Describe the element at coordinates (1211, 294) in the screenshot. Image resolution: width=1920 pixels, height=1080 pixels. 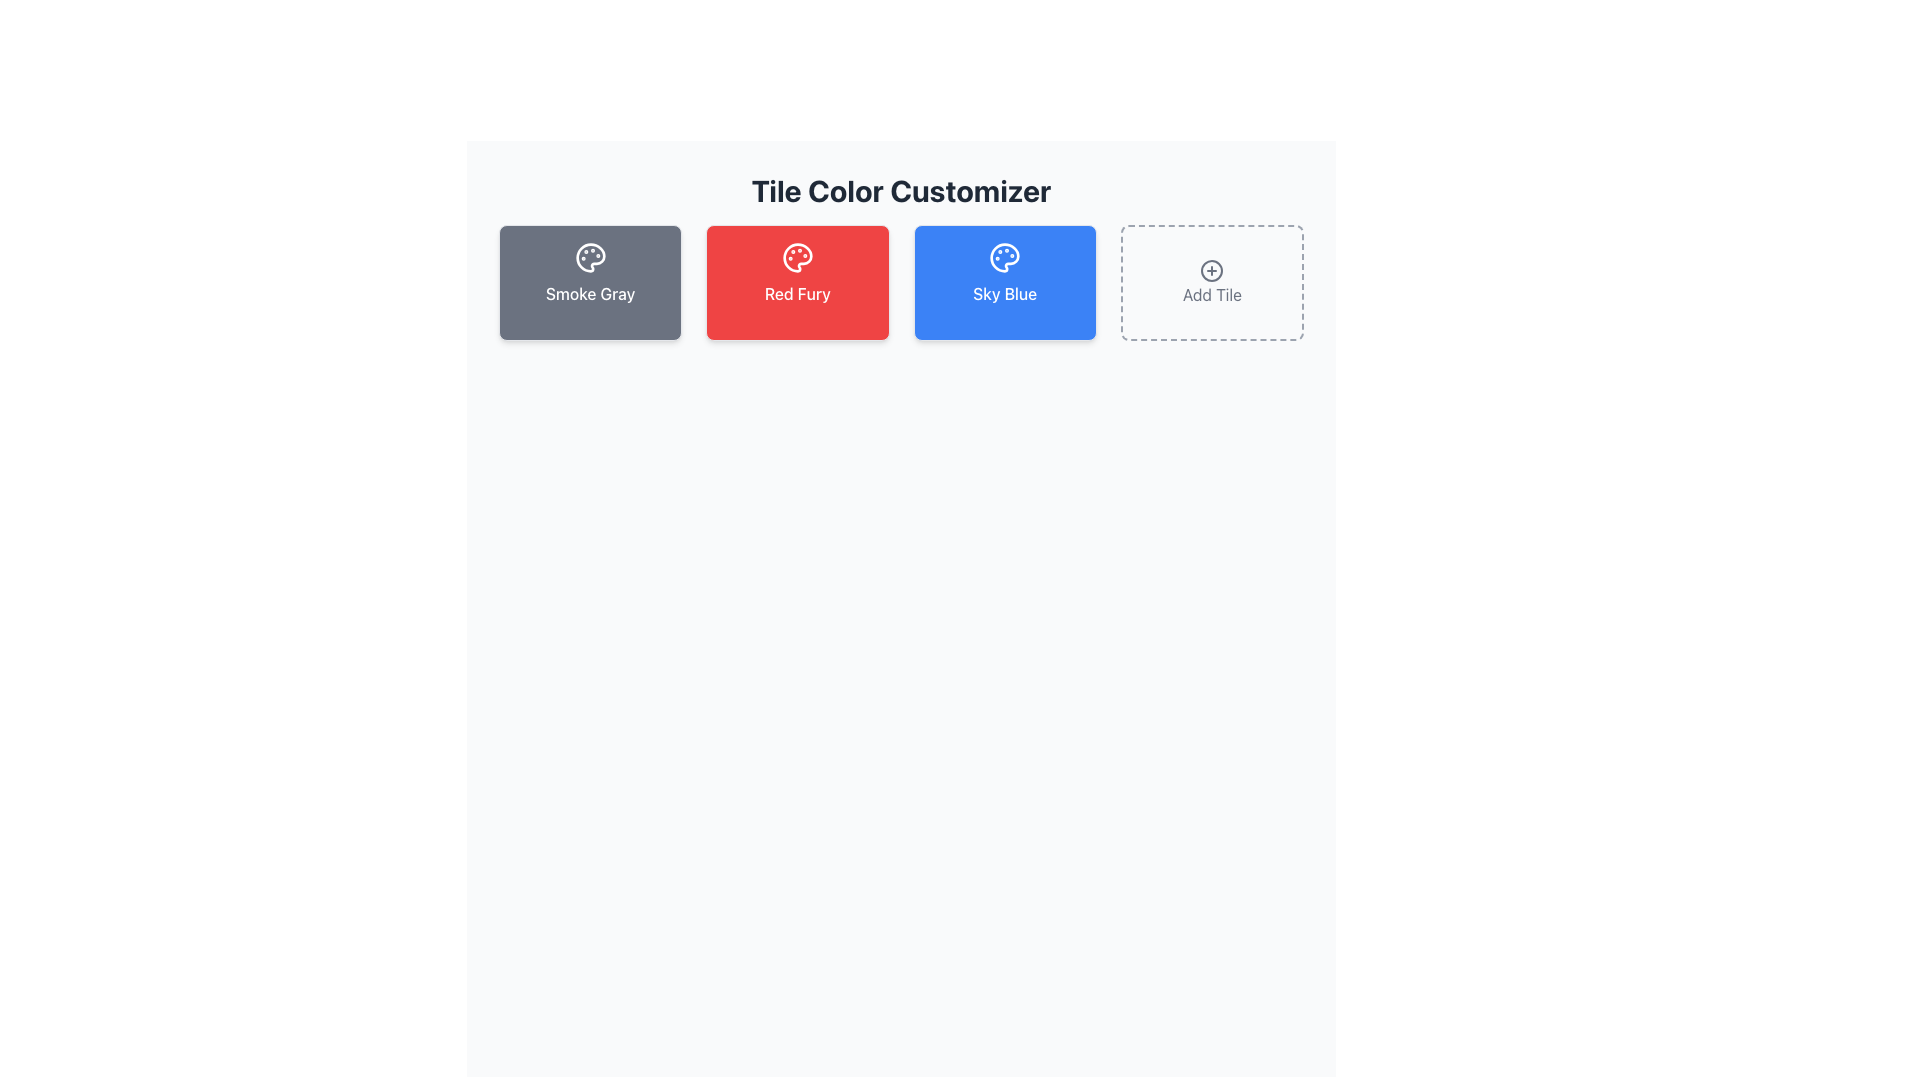
I see `the 'Add Tile' text label within the dashed rectangular box` at that location.